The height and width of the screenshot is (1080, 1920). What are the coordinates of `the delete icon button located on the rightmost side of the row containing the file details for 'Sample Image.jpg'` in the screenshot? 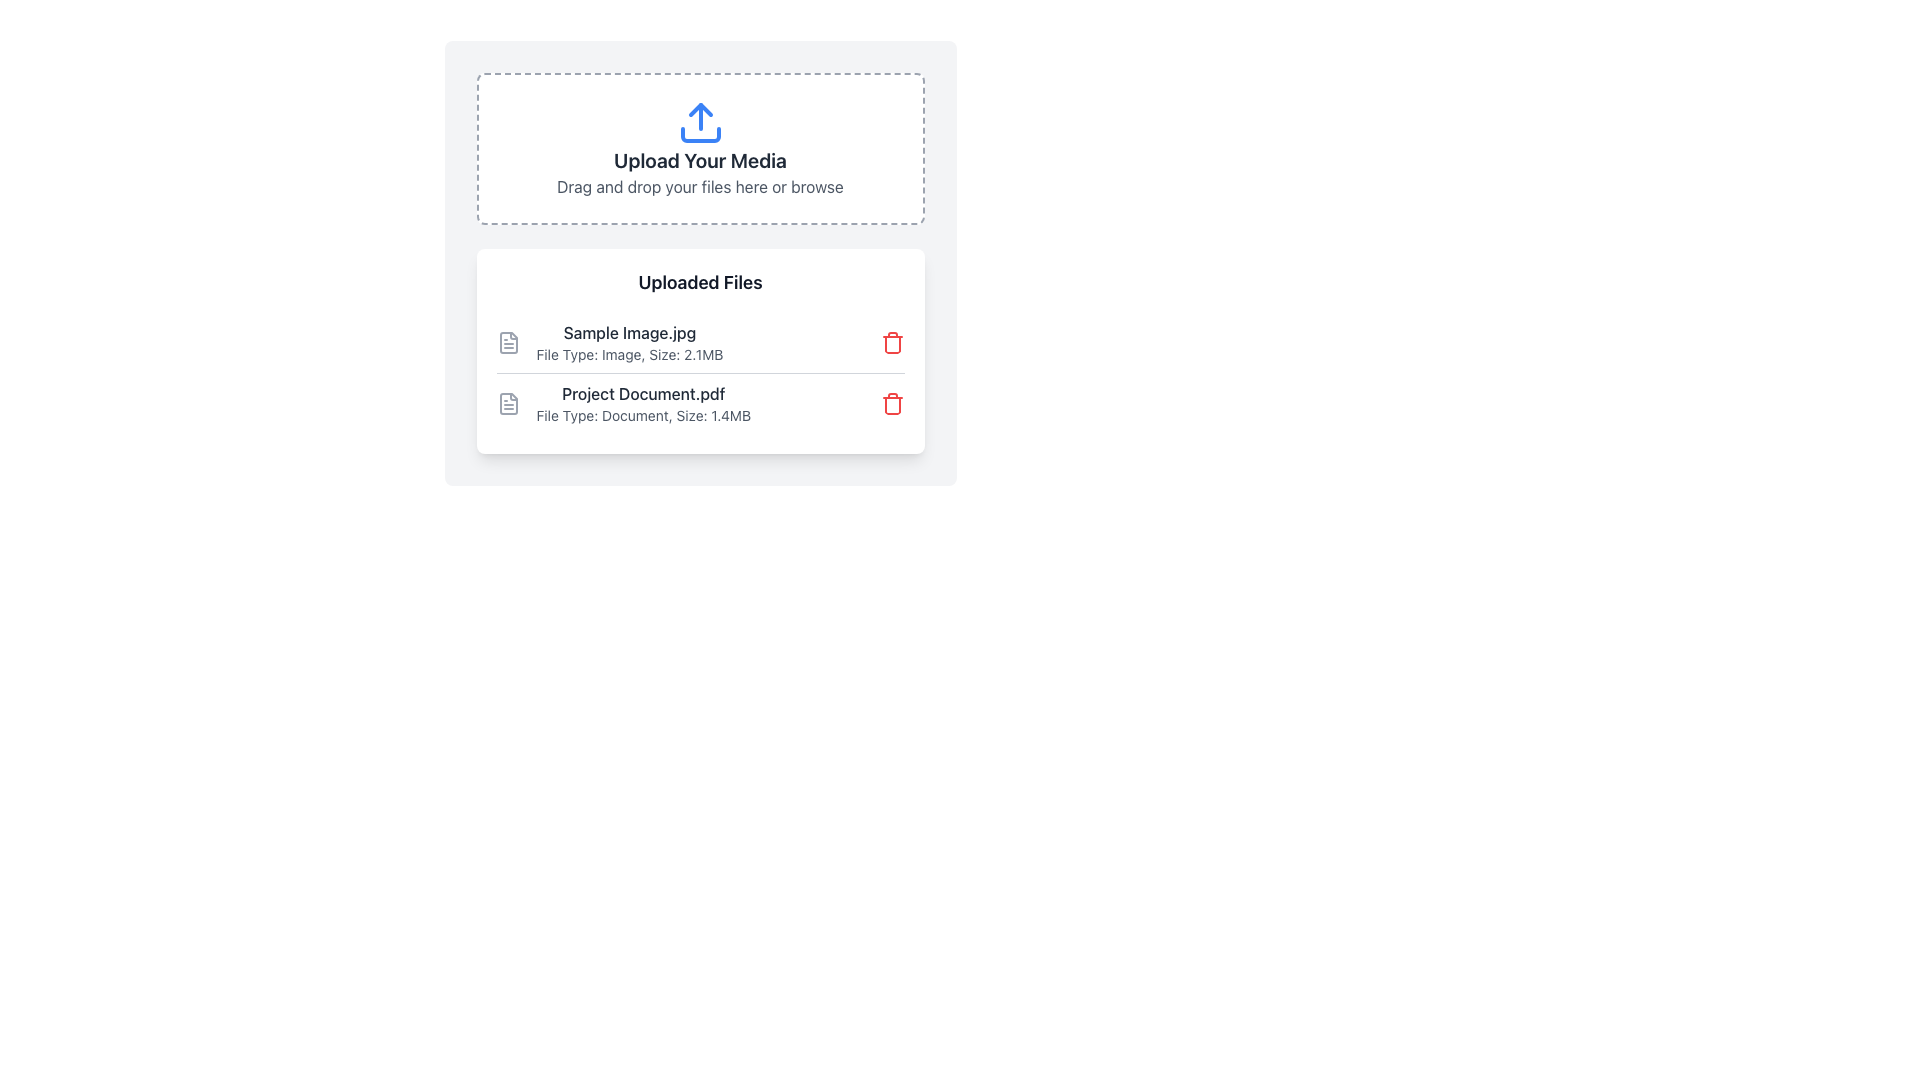 It's located at (891, 342).